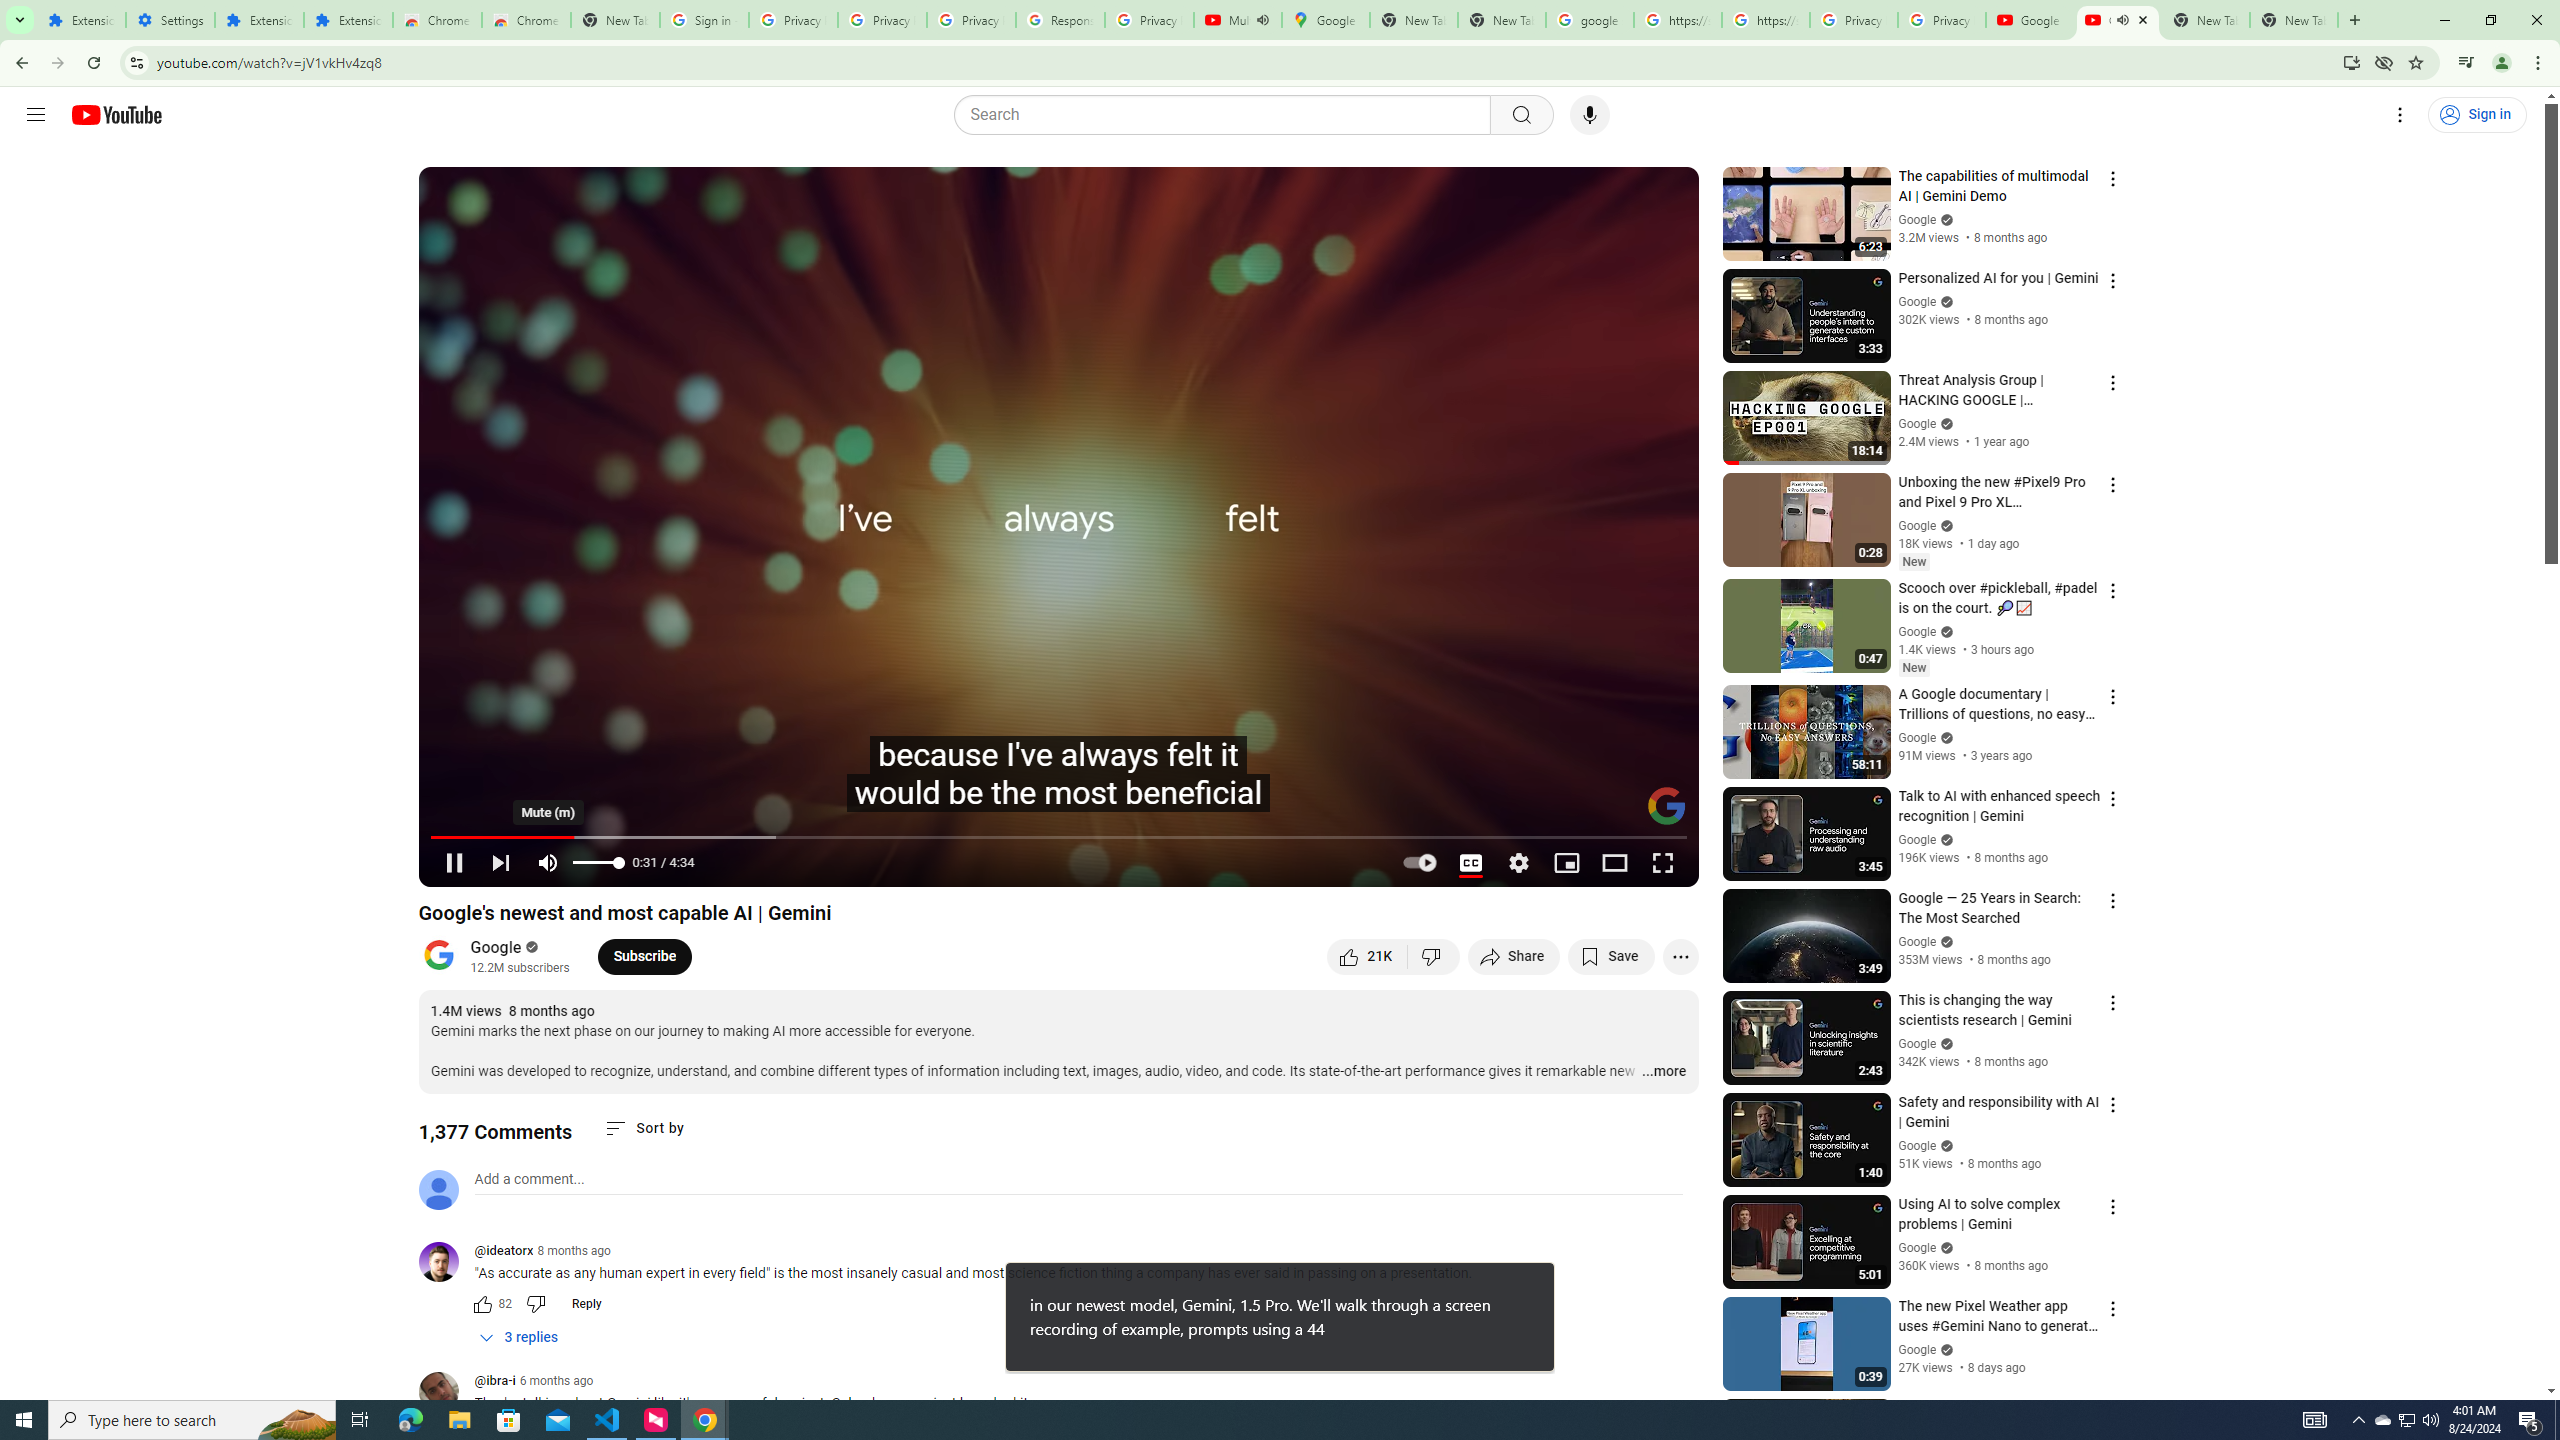 This screenshot has width=2560, height=1440. What do you see at coordinates (1662, 862) in the screenshot?
I see `'Full screen (f)'` at bounding box center [1662, 862].